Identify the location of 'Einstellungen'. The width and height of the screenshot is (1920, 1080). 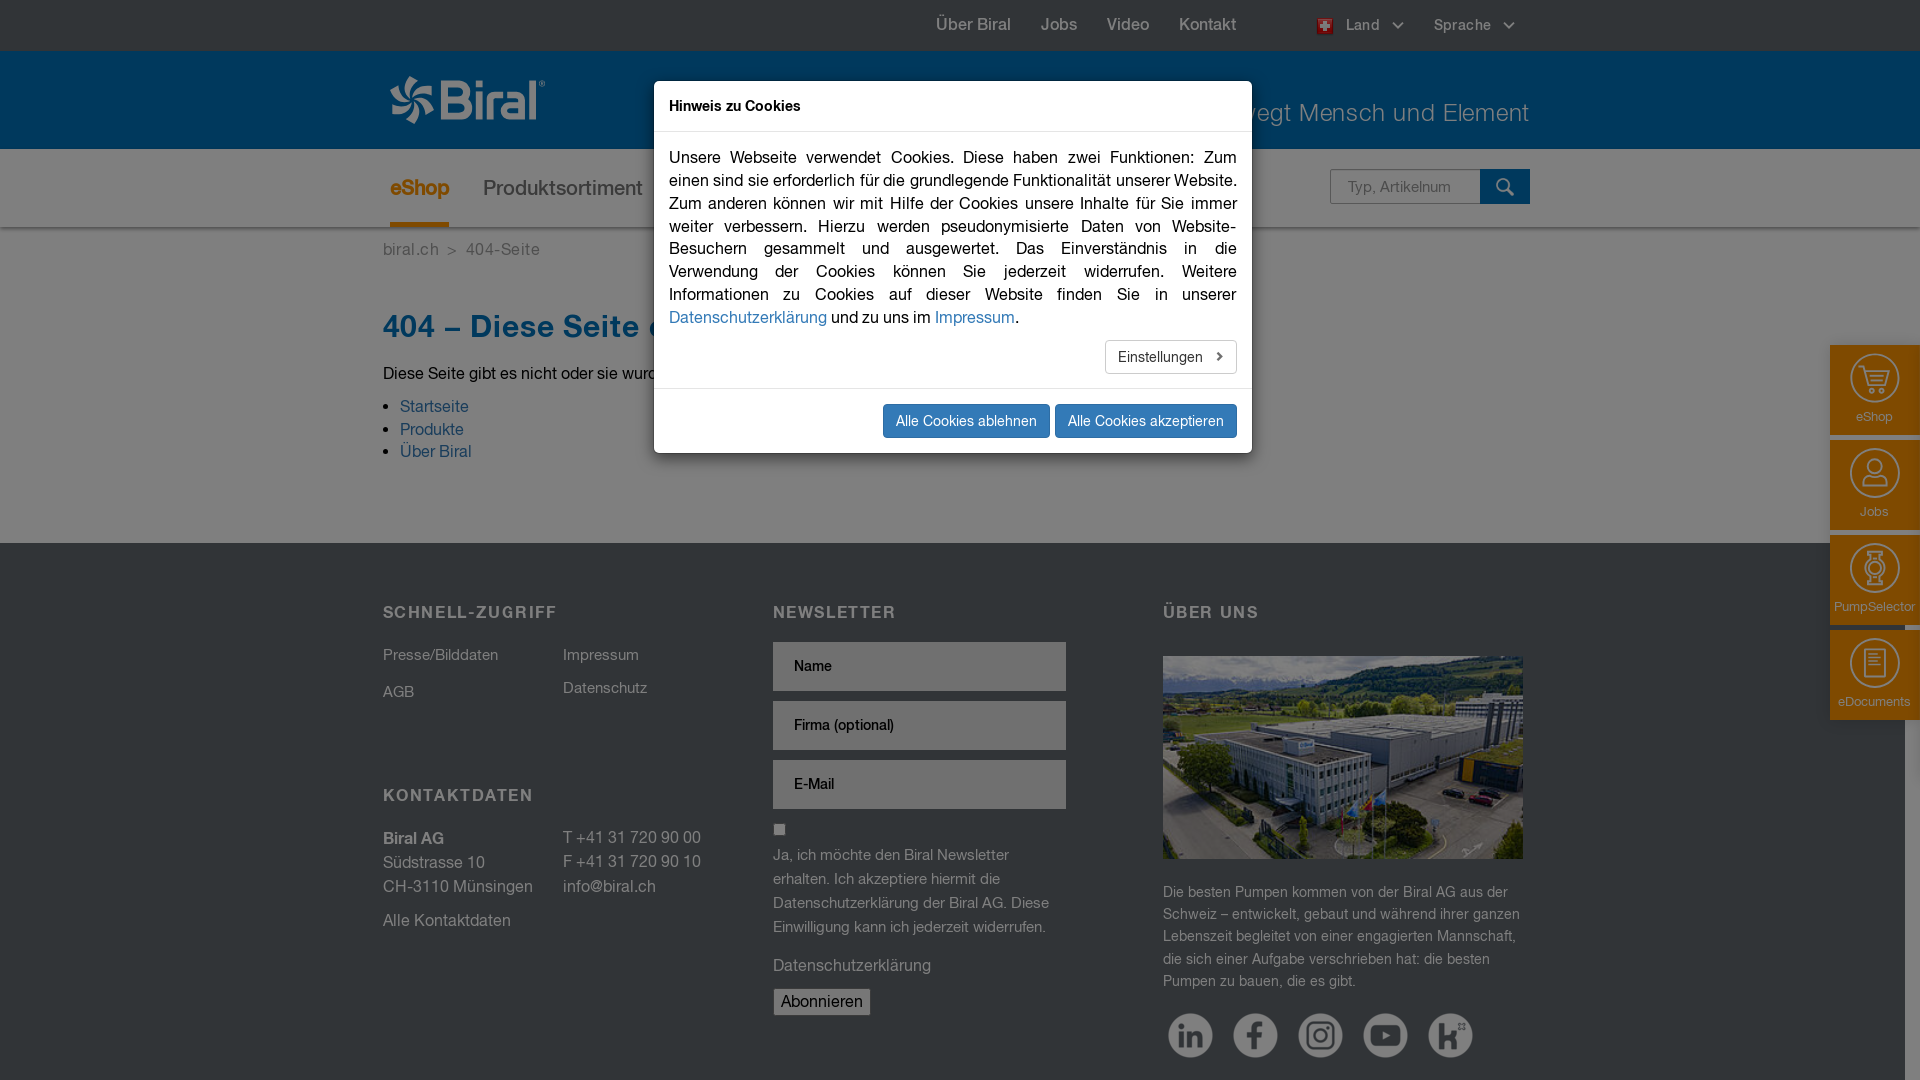
(1171, 356).